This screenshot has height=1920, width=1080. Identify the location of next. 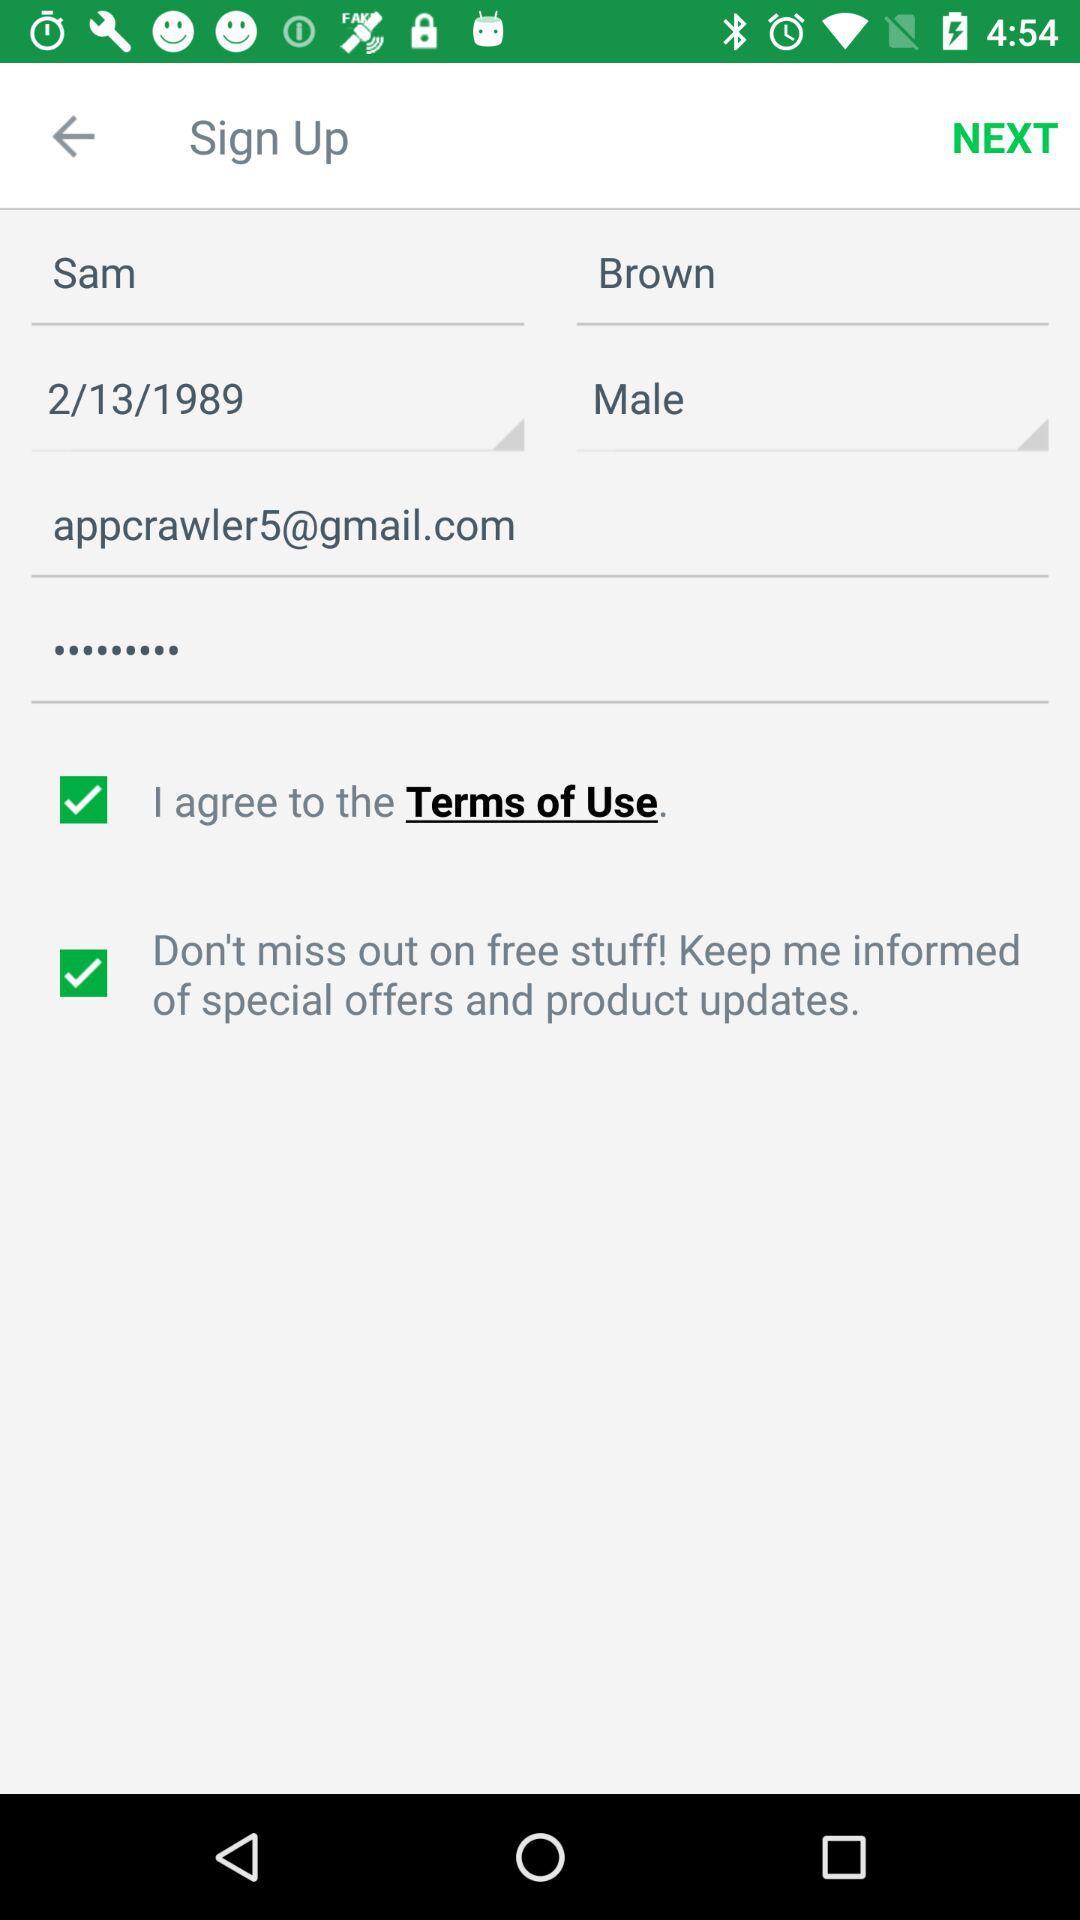
(1005, 135).